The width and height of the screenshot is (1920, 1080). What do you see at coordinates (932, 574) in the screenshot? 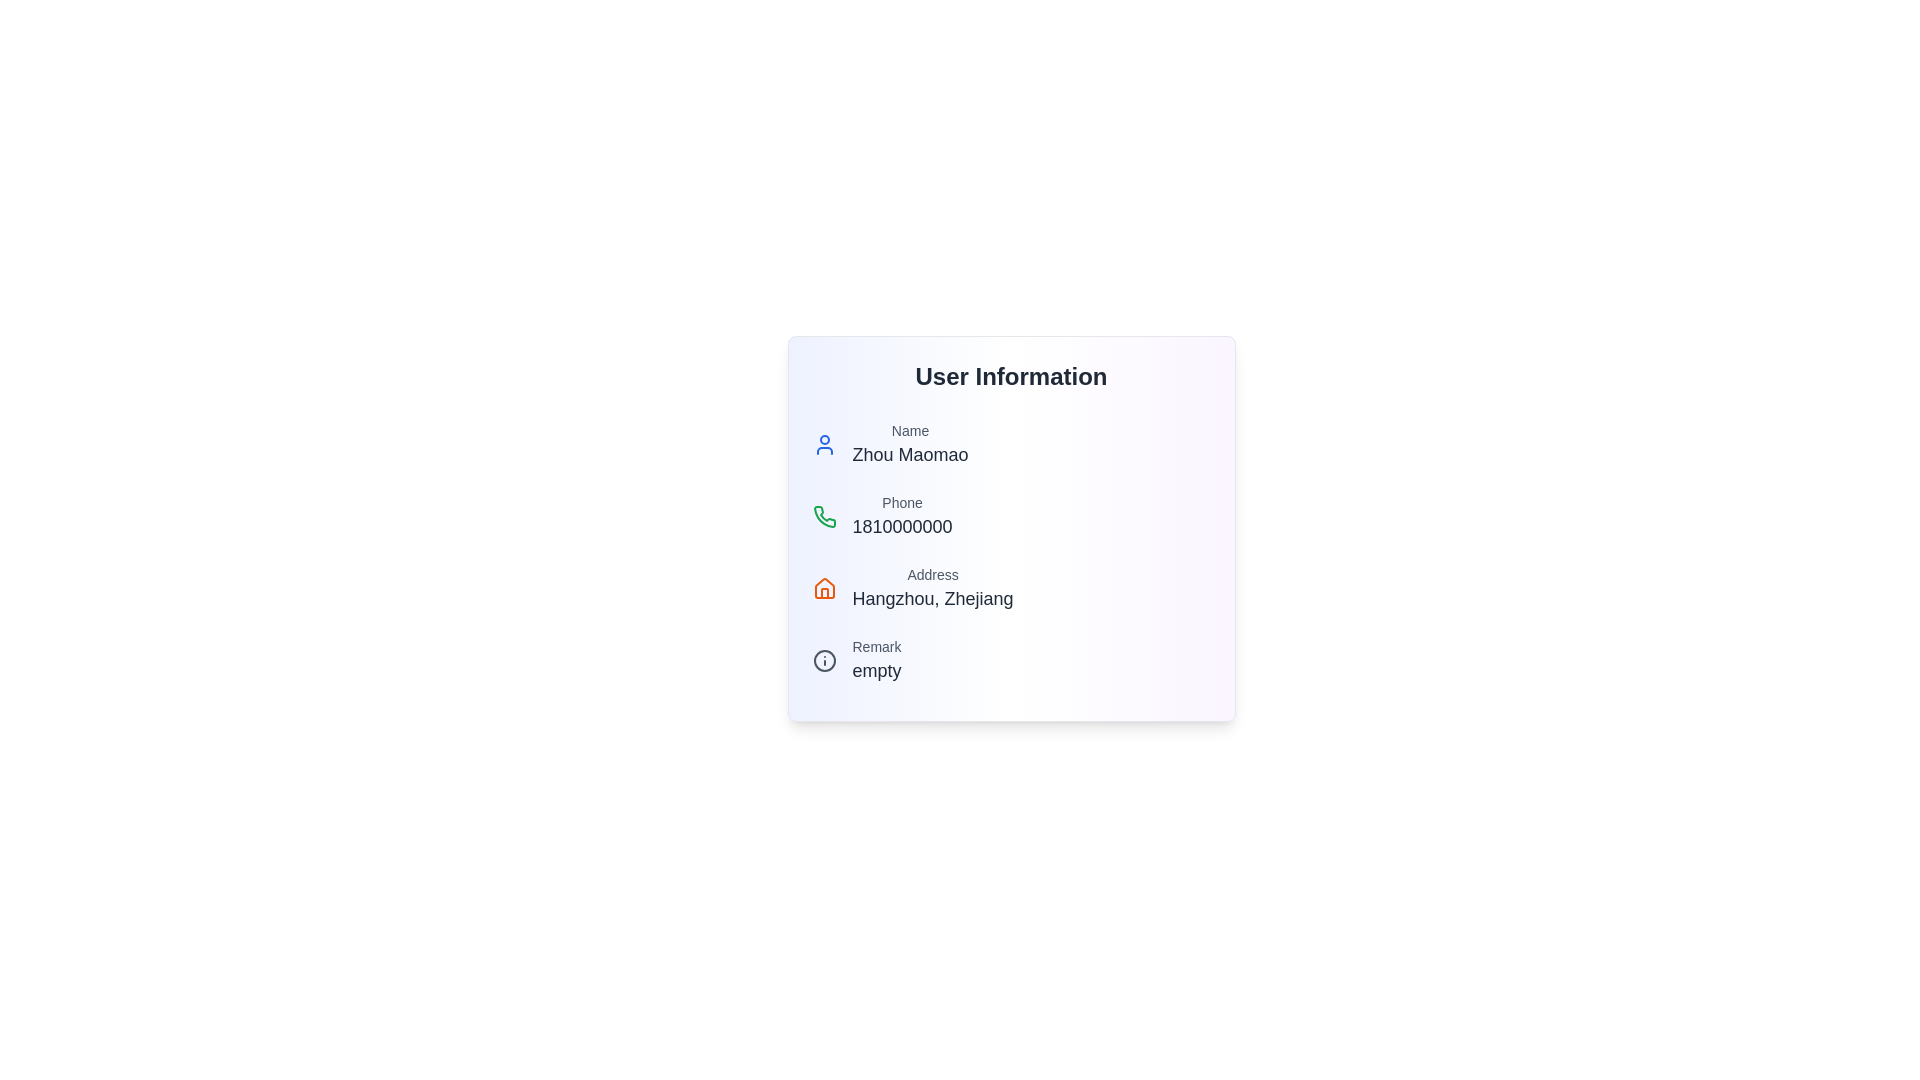
I see `the text label that serves as a header for the address information in the 'User Information' panel, located directly above the address details` at bounding box center [932, 574].